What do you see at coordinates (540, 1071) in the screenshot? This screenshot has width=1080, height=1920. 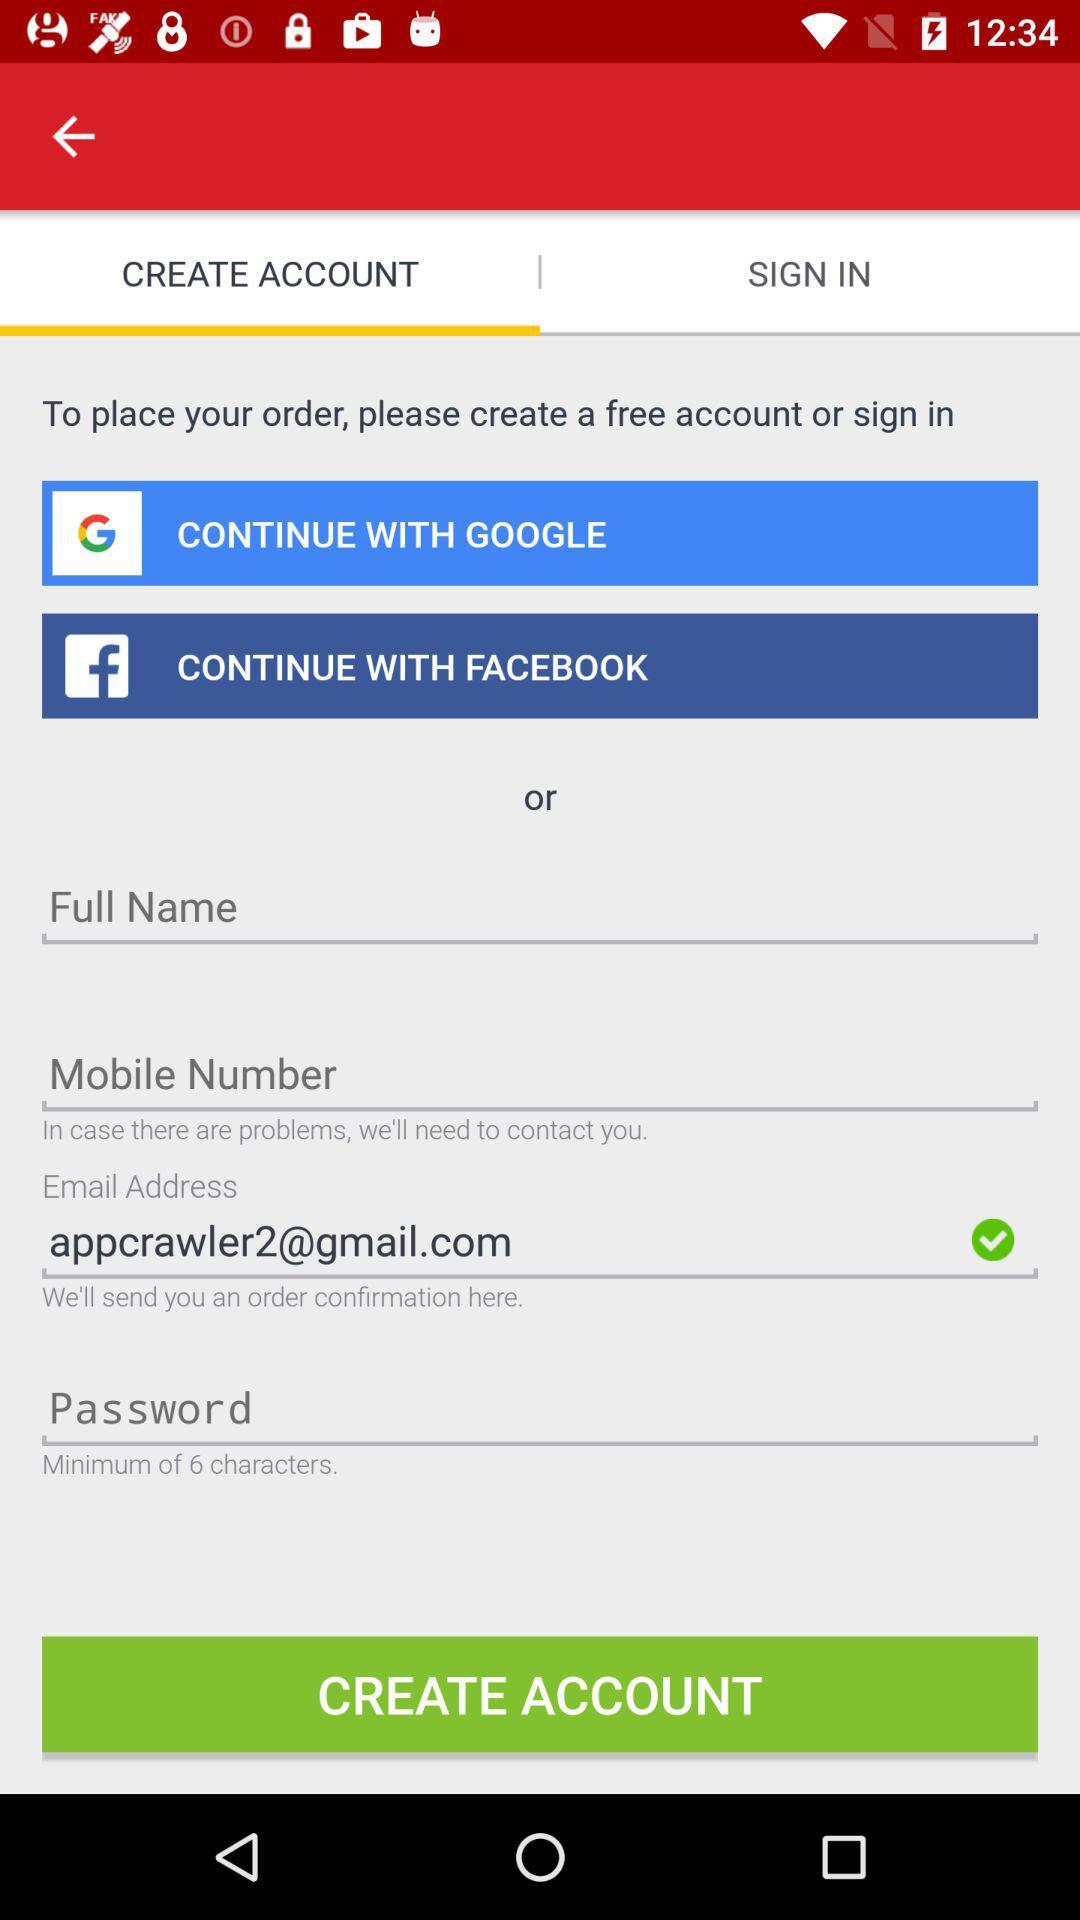 I see `the mobile number` at bounding box center [540, 1071].